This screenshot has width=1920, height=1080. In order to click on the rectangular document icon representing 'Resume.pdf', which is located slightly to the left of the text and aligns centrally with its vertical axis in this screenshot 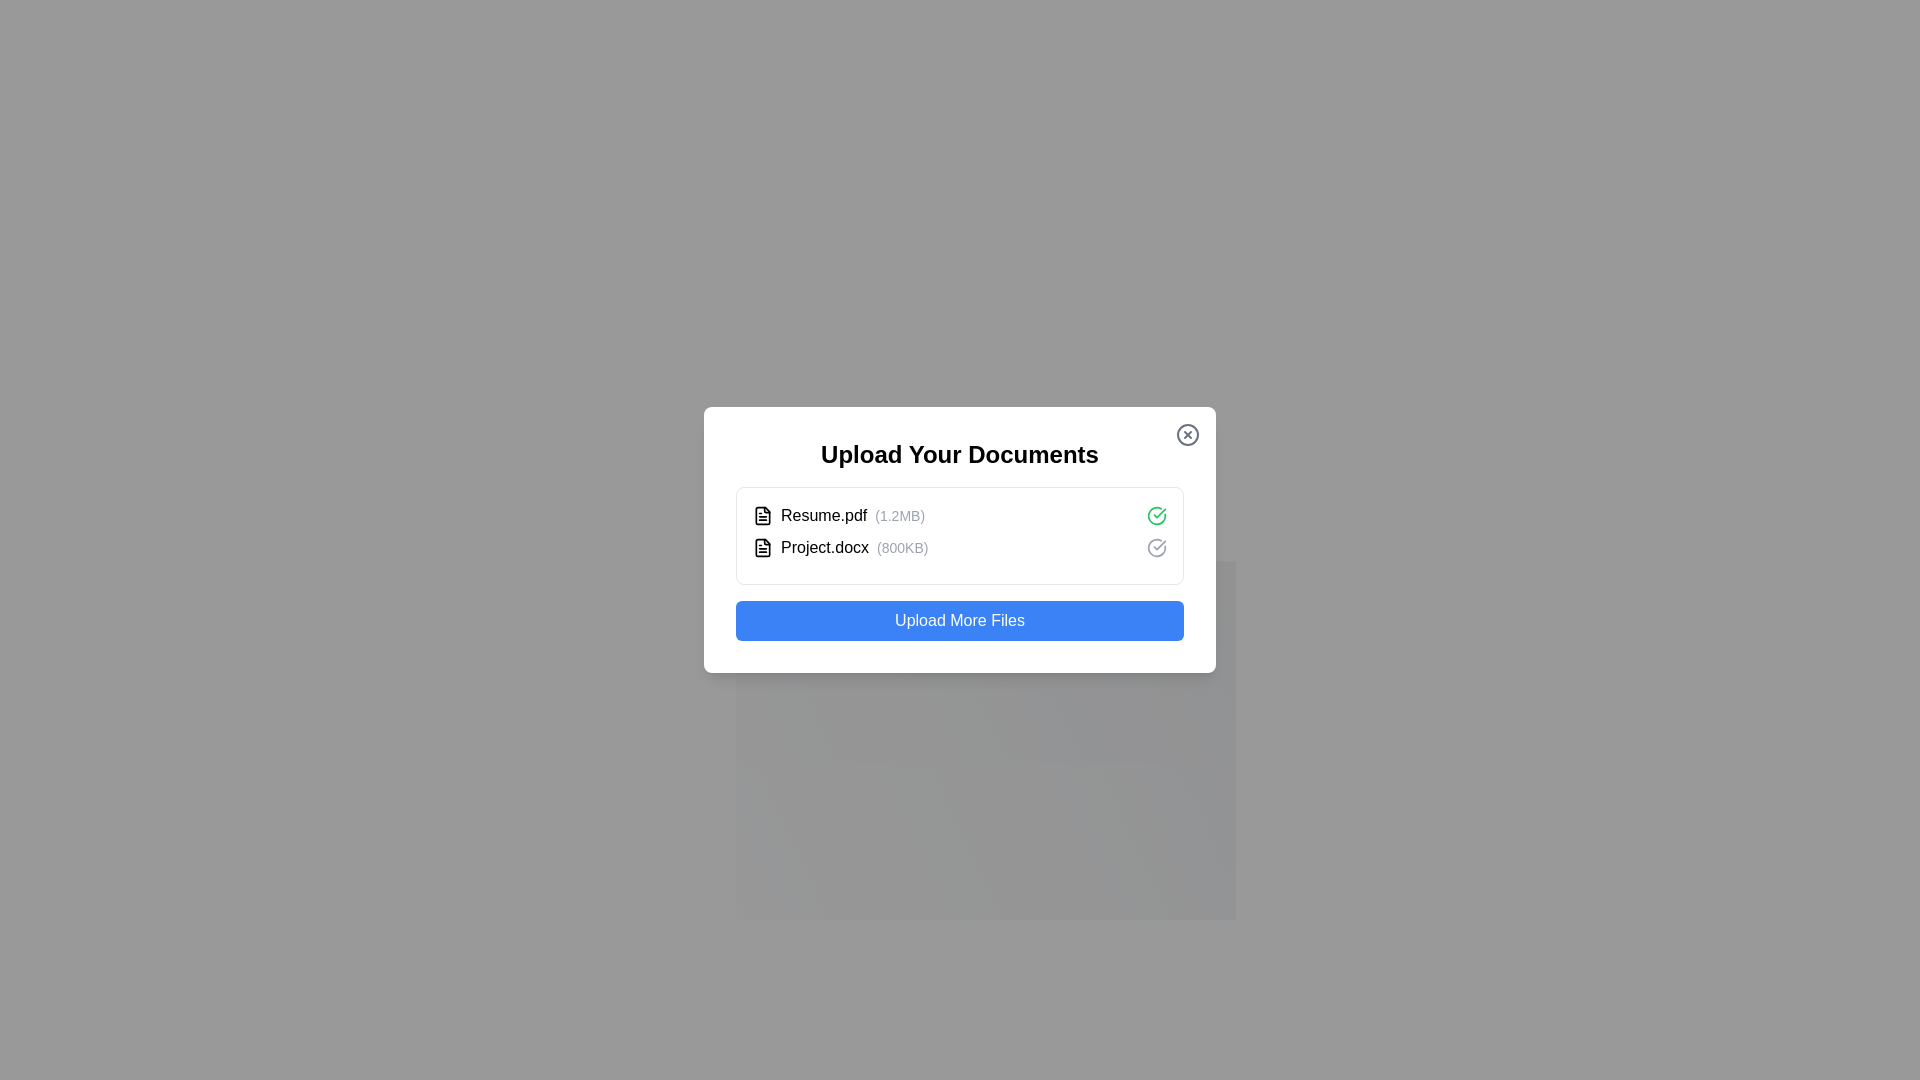, I will do `click(762, 514)`.